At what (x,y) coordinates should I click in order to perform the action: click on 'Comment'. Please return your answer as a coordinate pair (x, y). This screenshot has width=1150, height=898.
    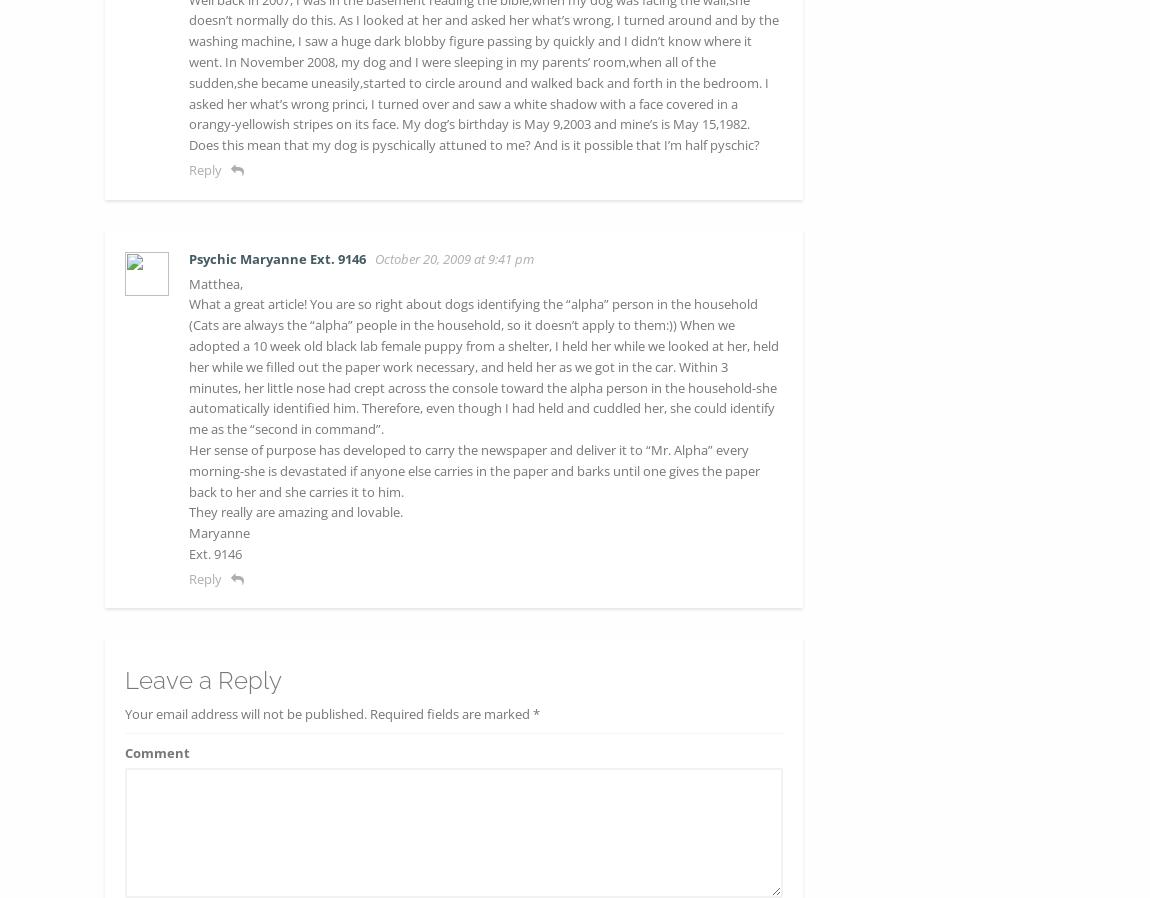
    Looking at the image, I should click on (156, 752).